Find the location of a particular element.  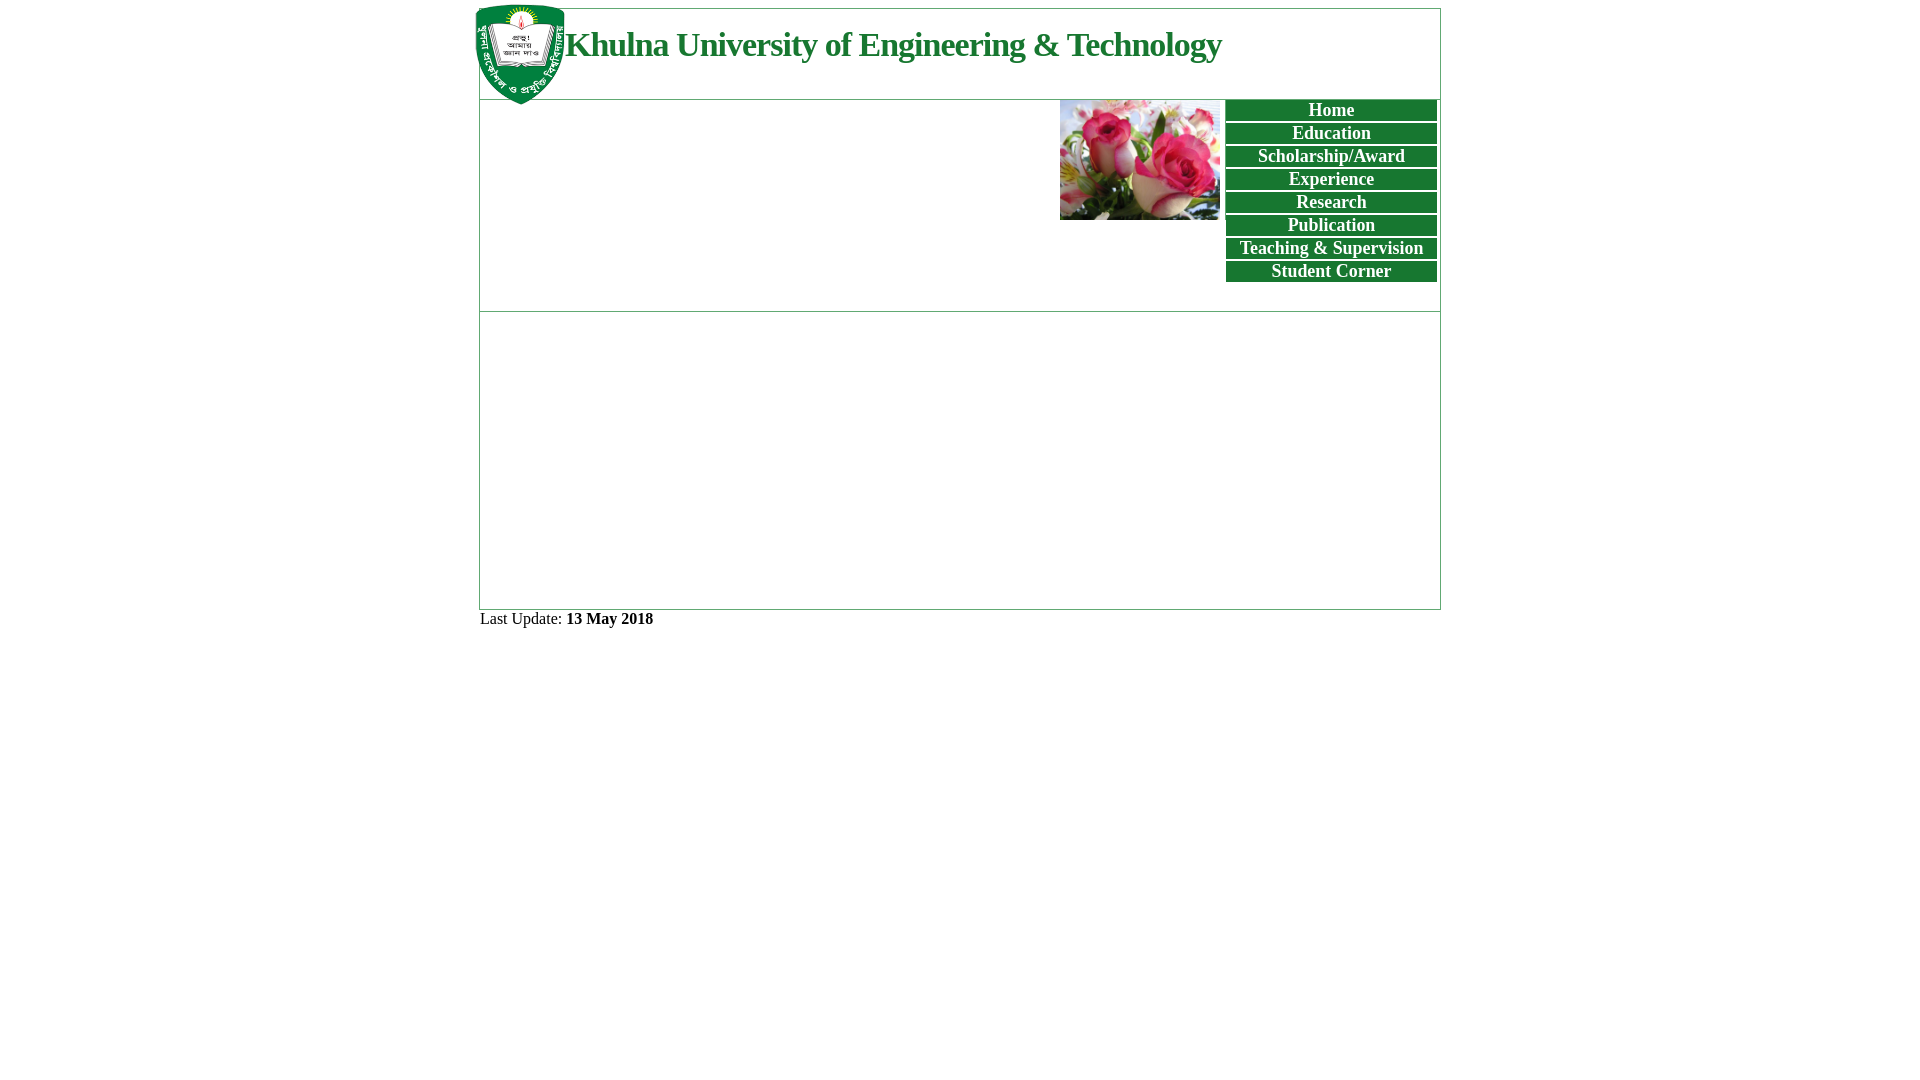

'Scholarship/Award' is located at coordinates (1331, 154).